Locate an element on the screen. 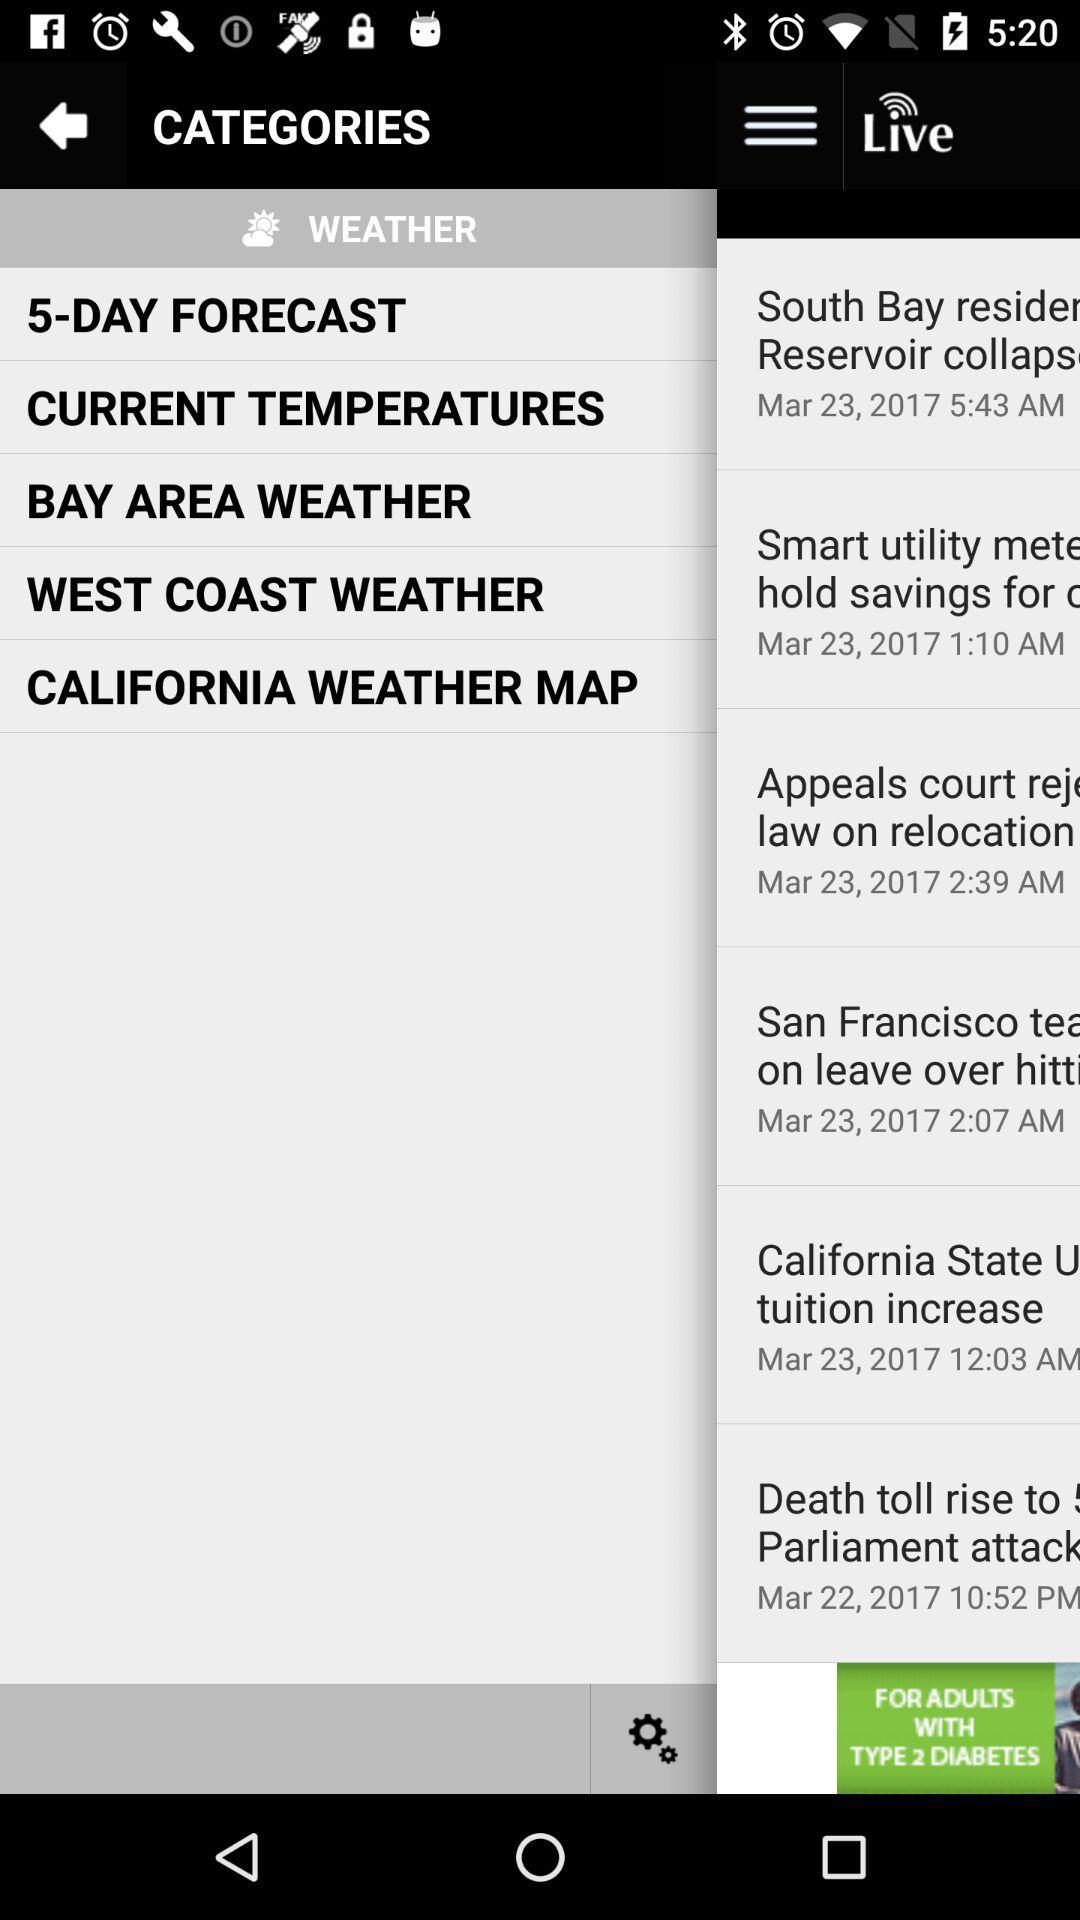  options is located at coordinates (778, 124).